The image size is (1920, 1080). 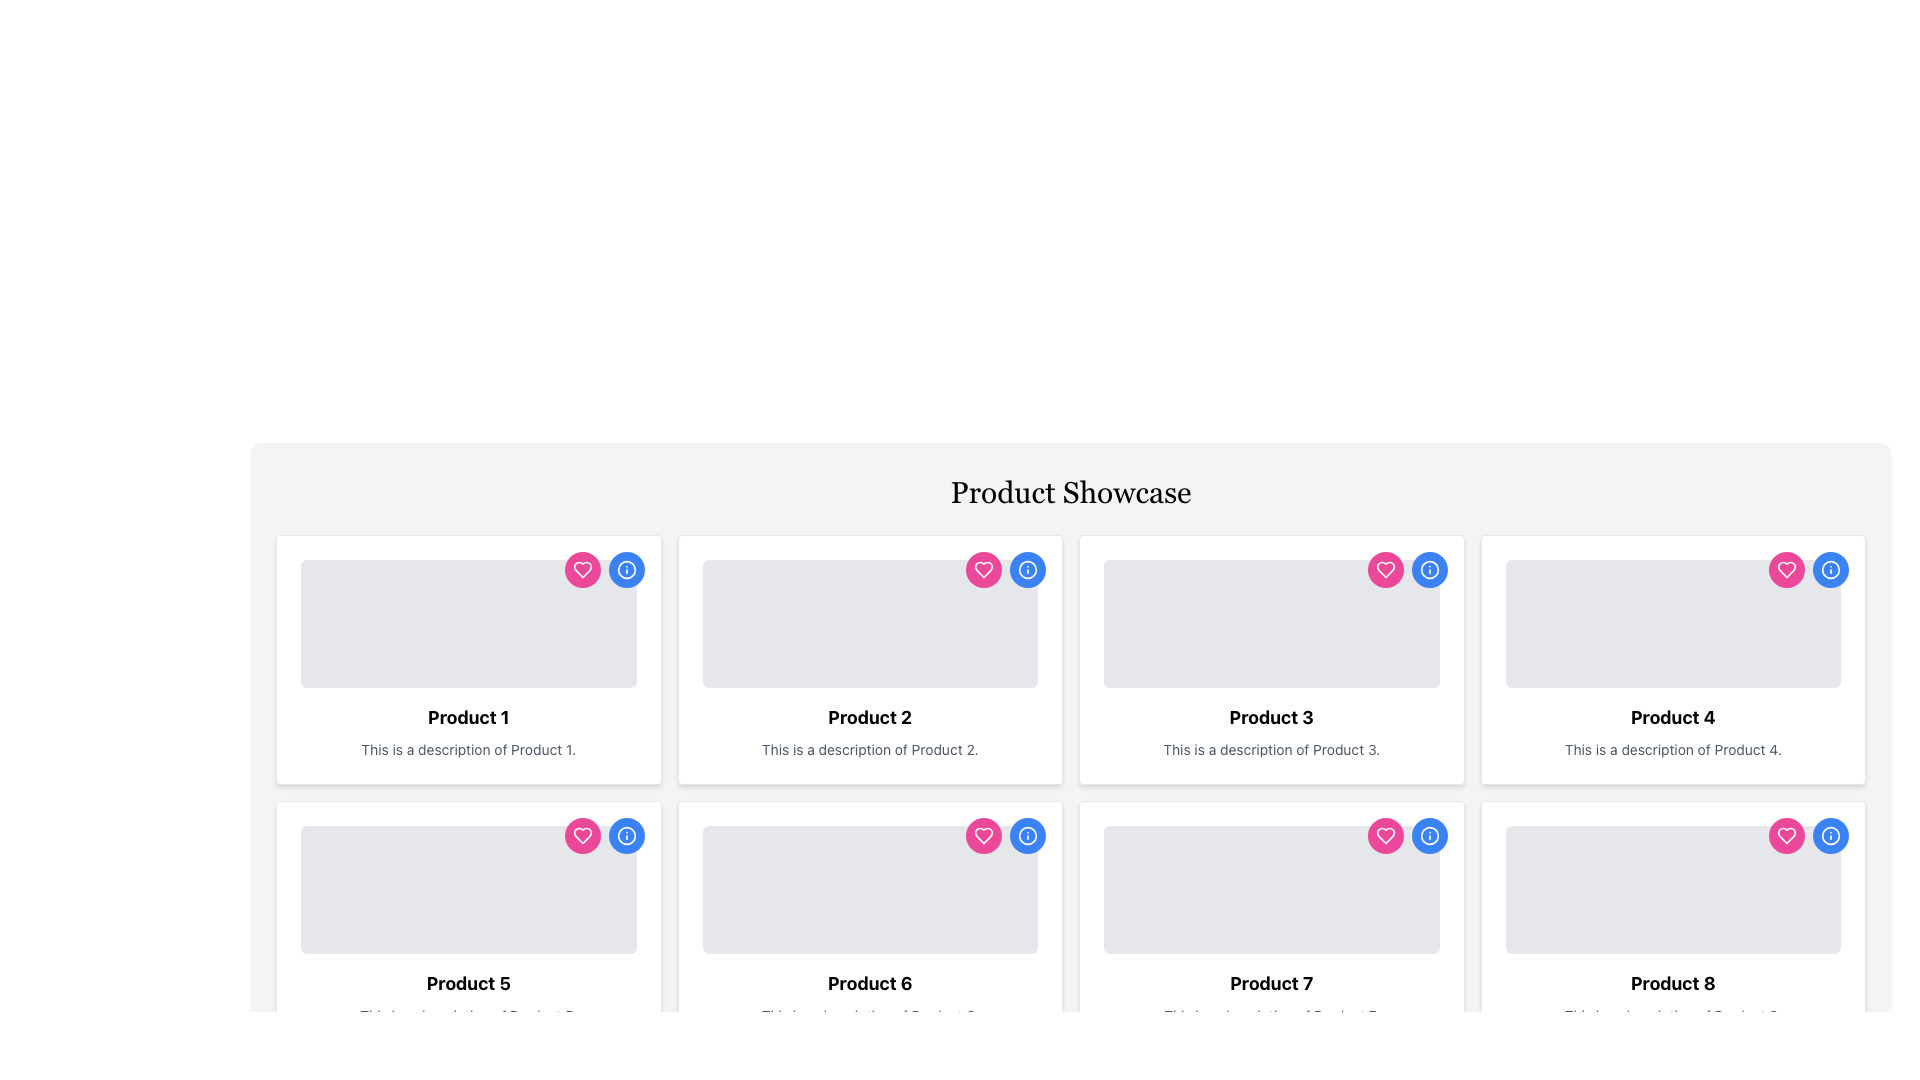 I want to click on the heart-shaped icon within the pink button located at the top-right corner of 'Product 2' in the product grid to mark it as a favorite, so click(x=983, y=836).